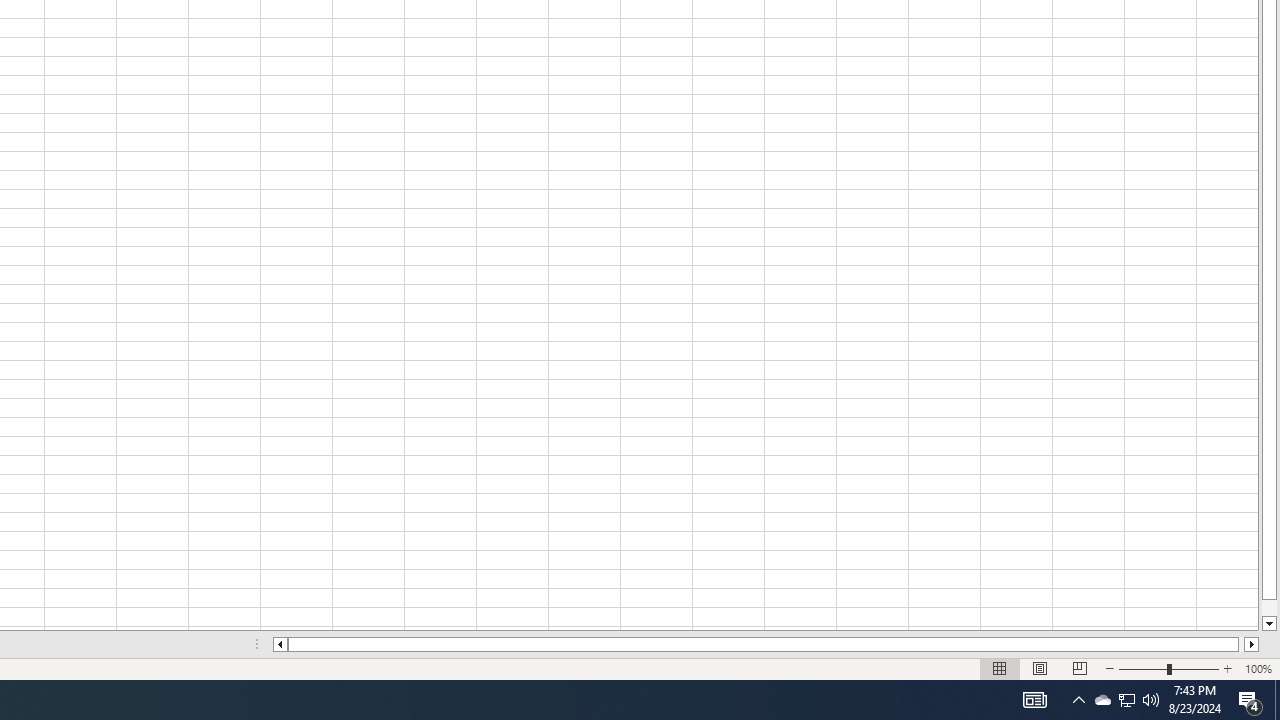 Image resolution: width=1280 pixels, height=720 pixels. What do you see at coordinates (1226, 669) in the screenshot?
I see `'Zoom In'` at bounding box center [1226, 669].